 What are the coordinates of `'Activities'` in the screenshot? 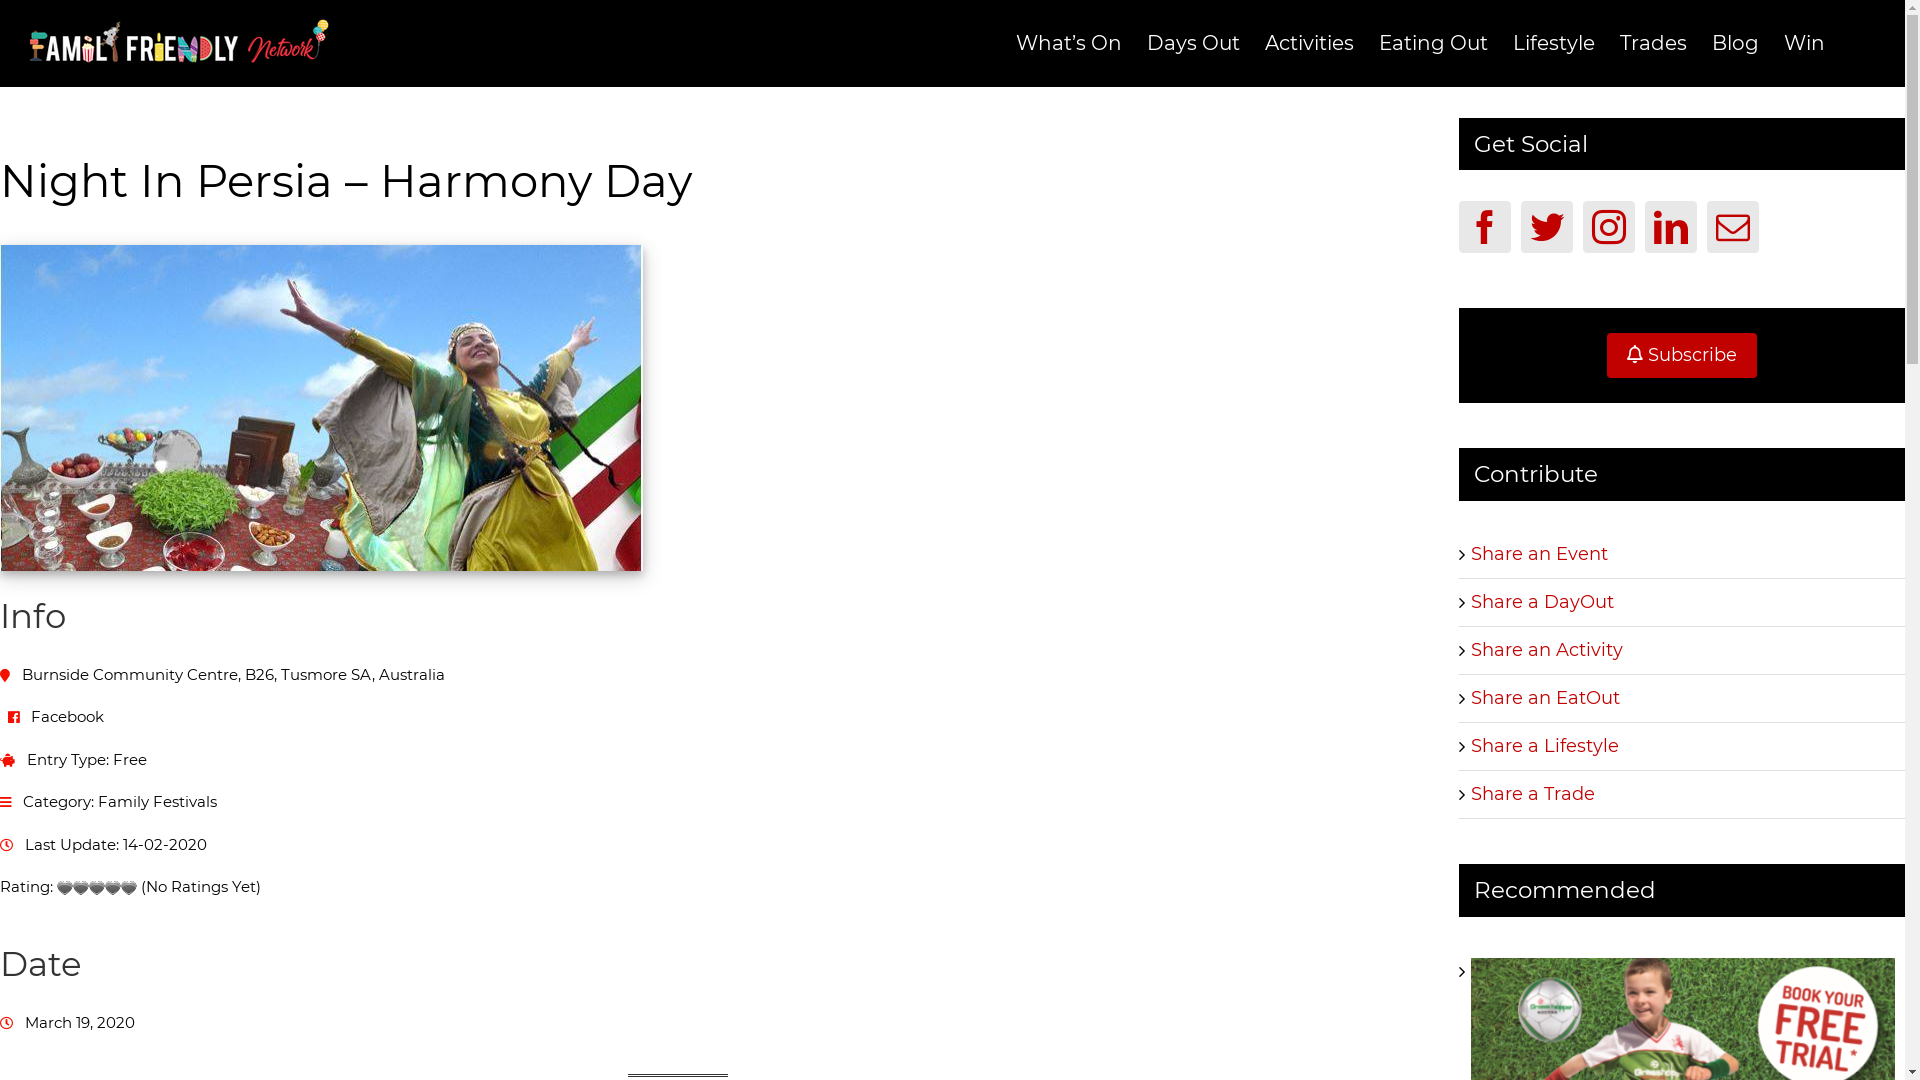 It's located at (1309, 43).